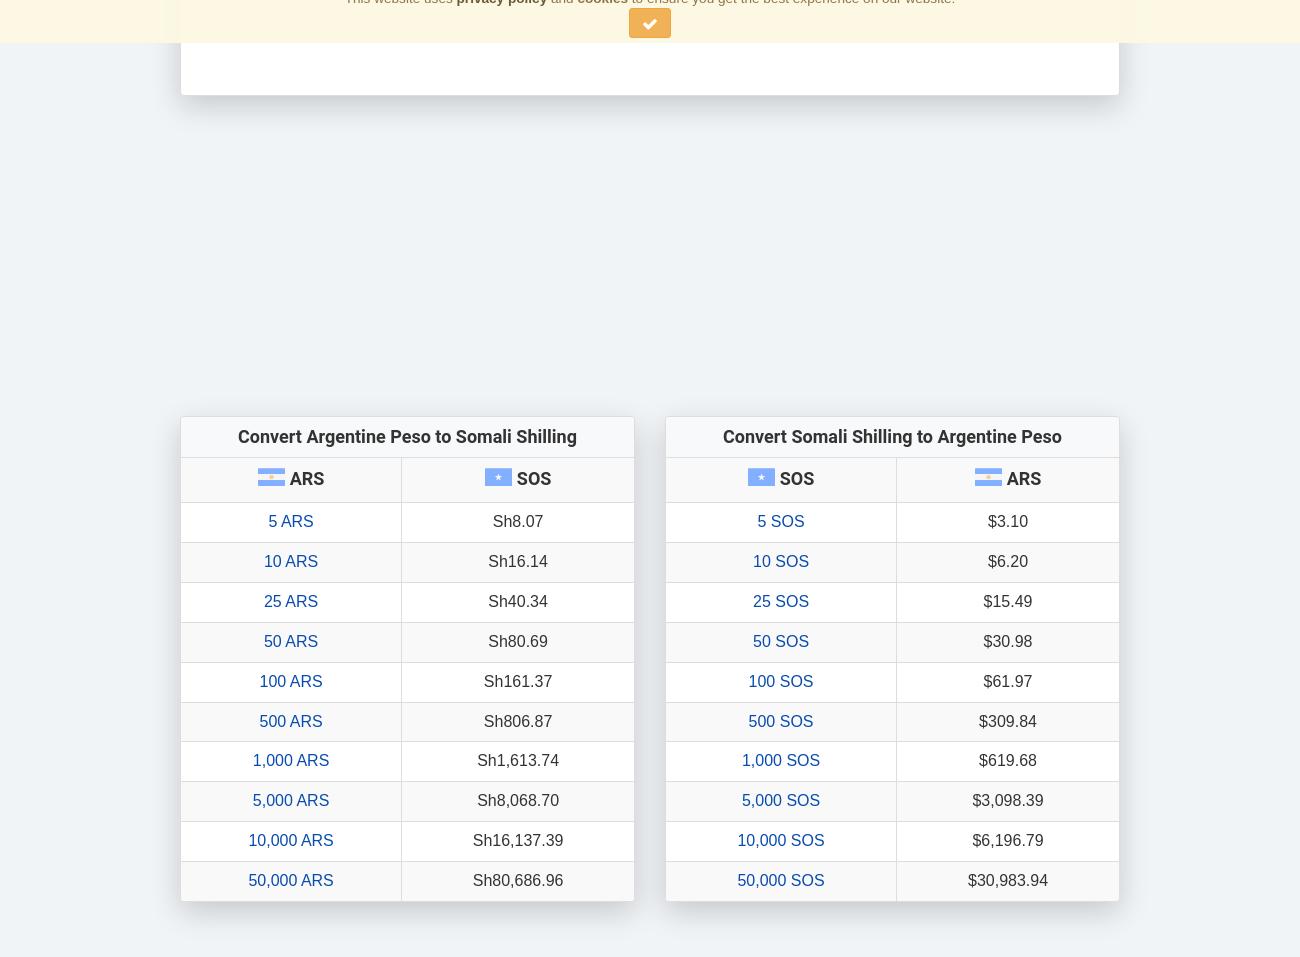  What do you see at coordinates (518, 799) in the screenshot?
I see `'Sh8,068.70'` at bounding box center [518, 799].